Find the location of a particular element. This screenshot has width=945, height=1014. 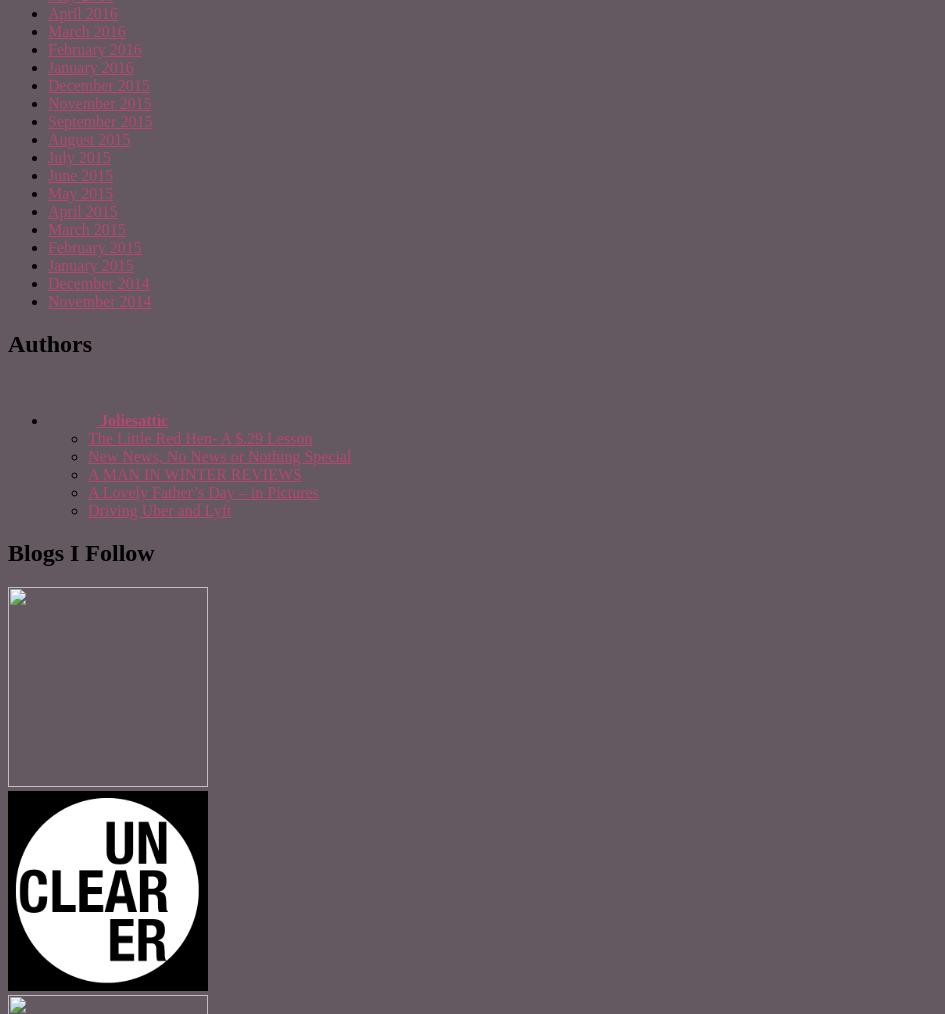

'January 2015' is located at coordinates (89, 265).